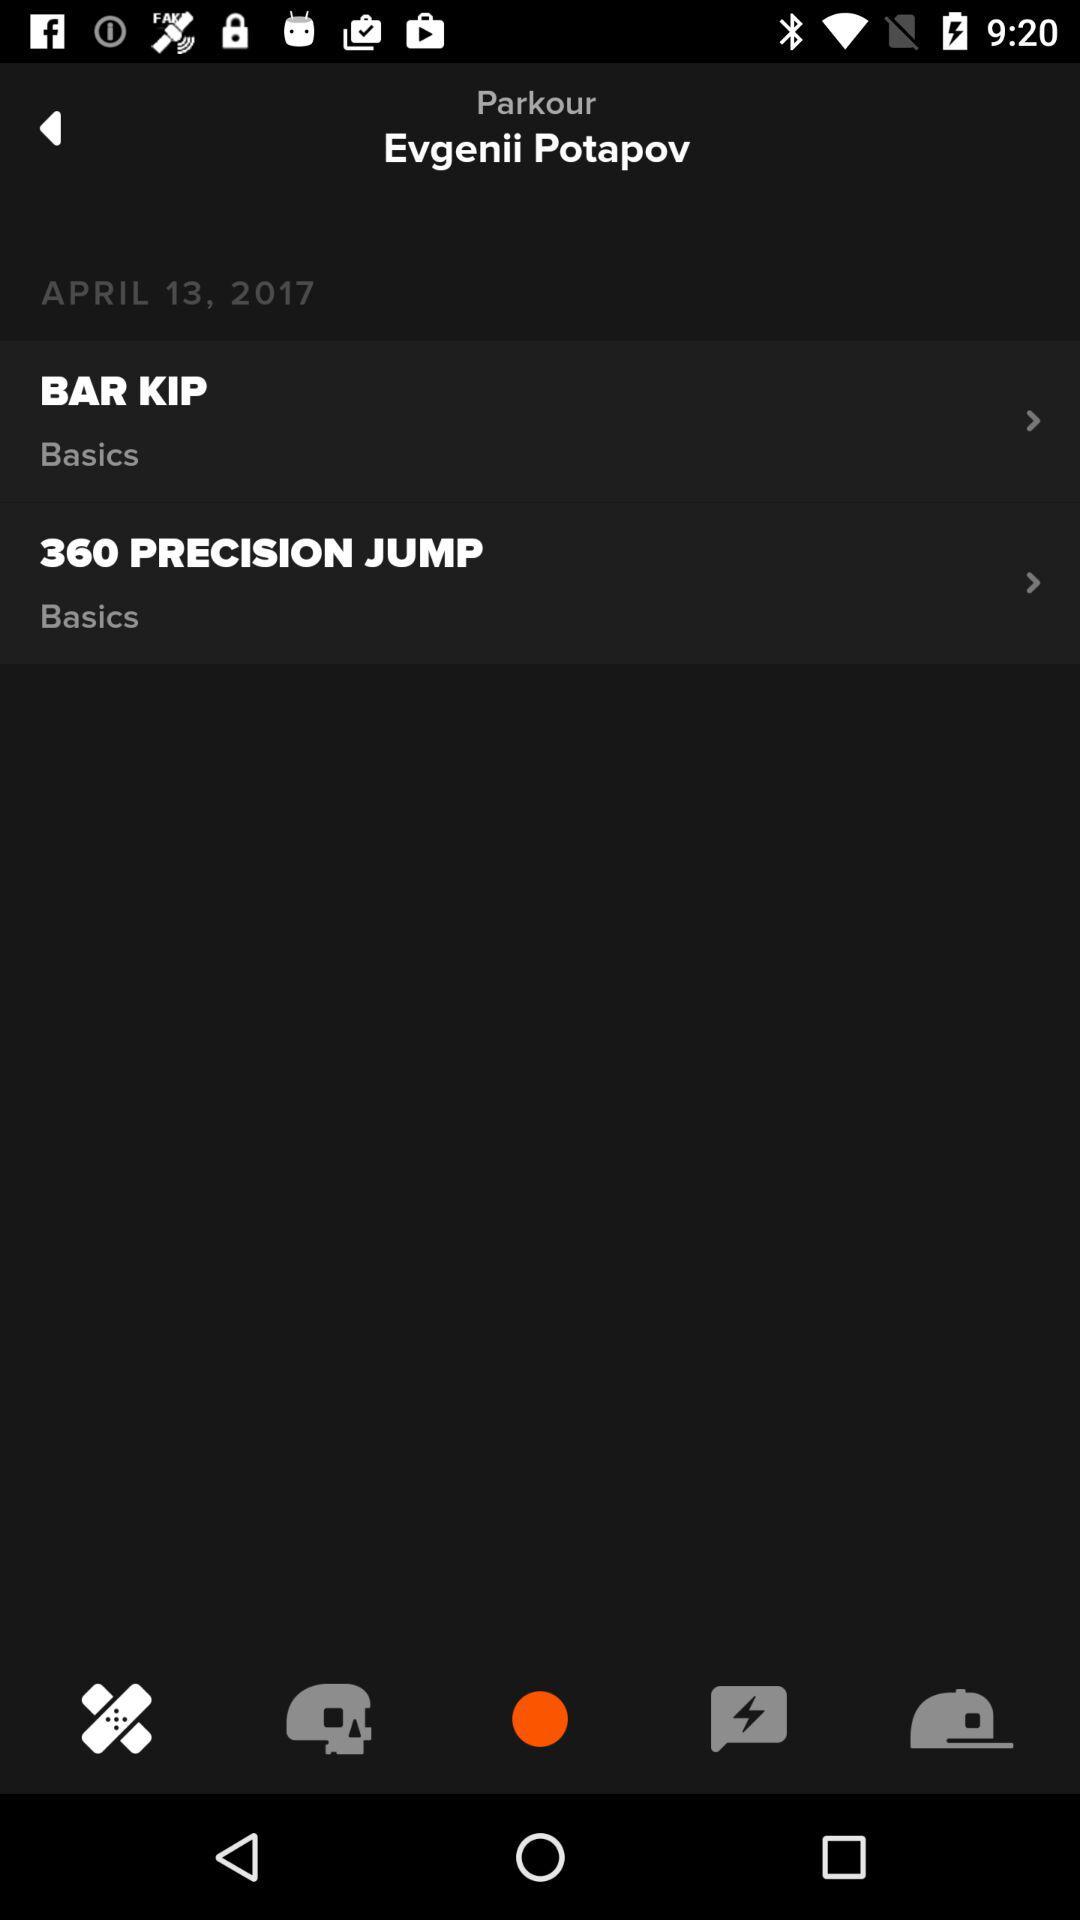  Describe the element at coordinates (749, 1718) in the screenshot. I see `the fourth icon on the navigation bar` at that location.